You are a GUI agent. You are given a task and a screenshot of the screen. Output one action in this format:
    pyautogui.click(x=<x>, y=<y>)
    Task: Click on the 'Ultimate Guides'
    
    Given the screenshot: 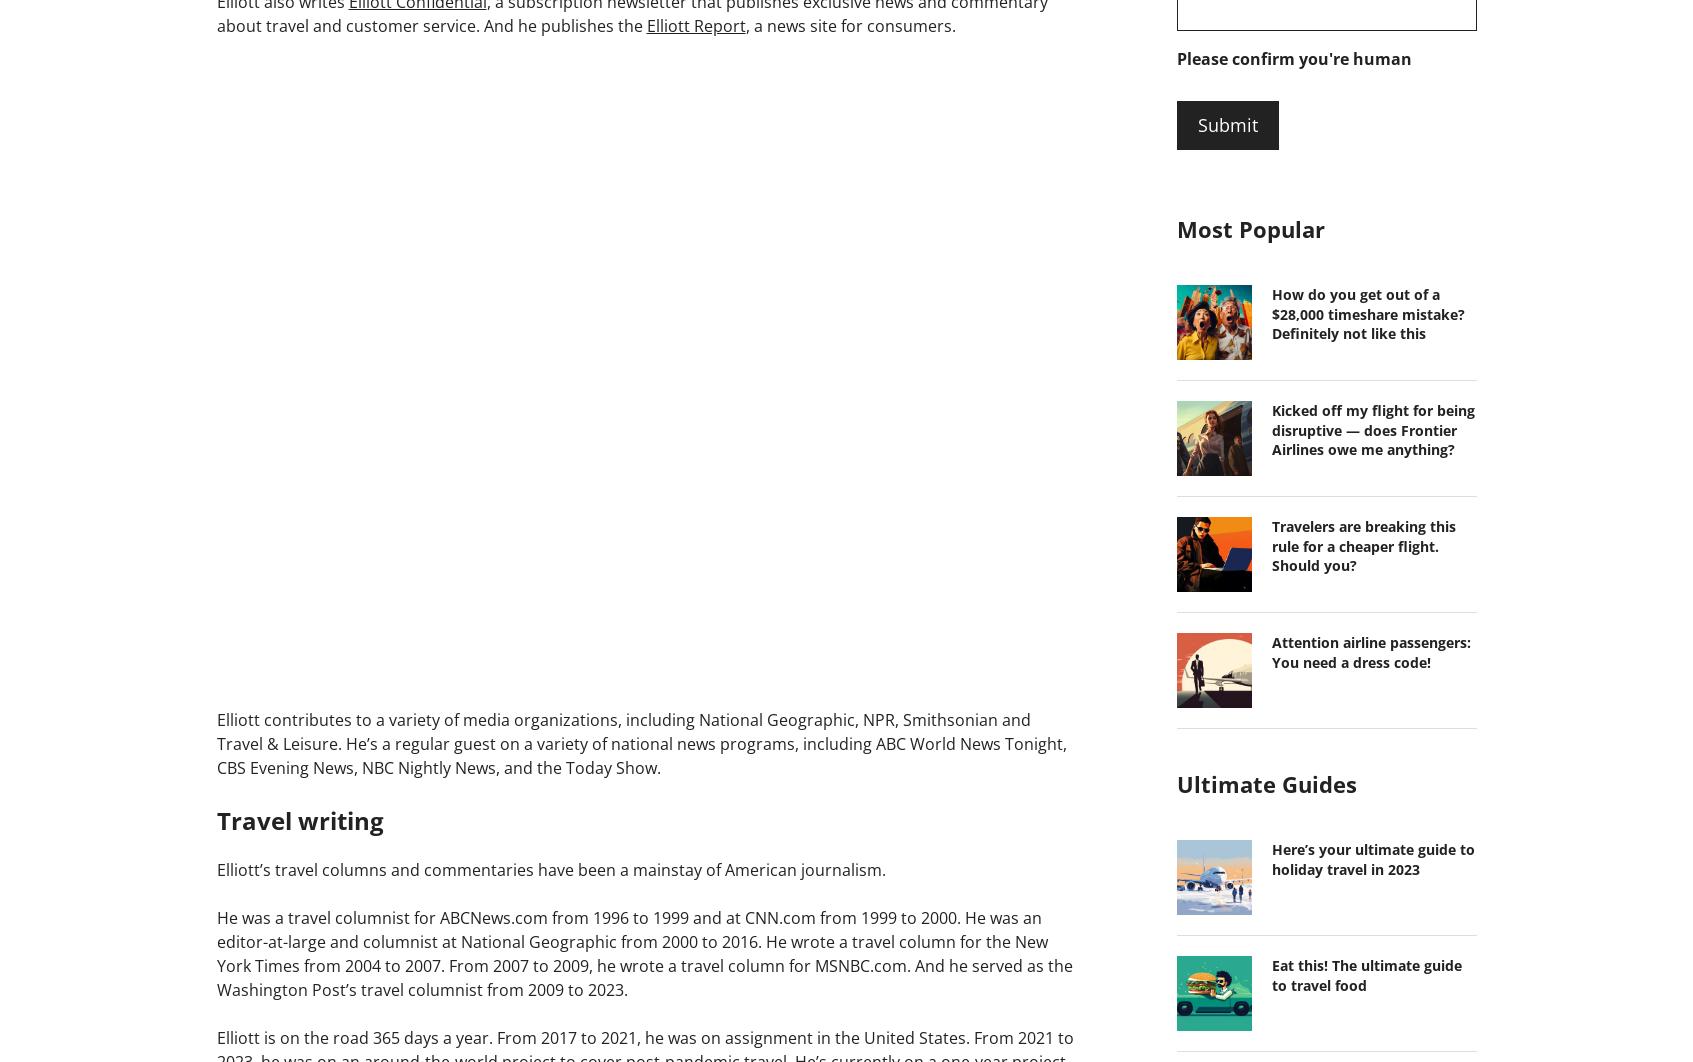 What is the action you would take?
    pyautogui.click(x=1266, y=783)
    